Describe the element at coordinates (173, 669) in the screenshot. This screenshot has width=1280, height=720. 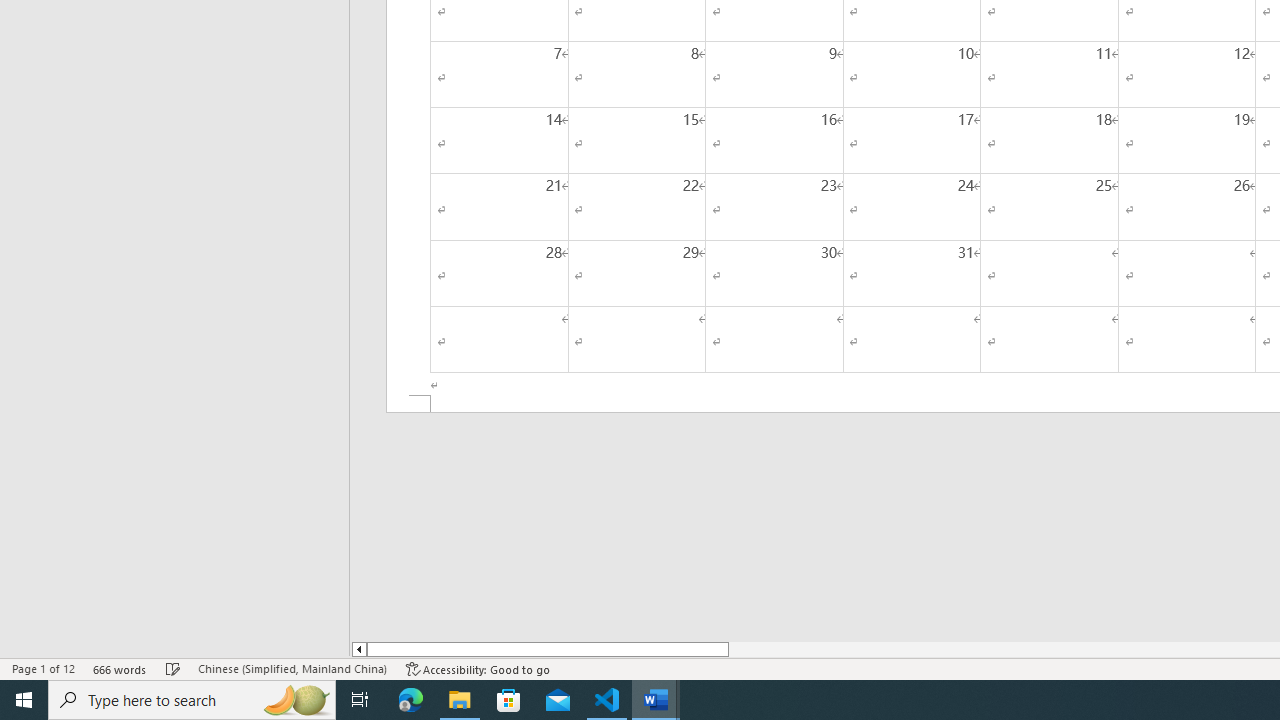
I see `'Spelling and Grammar Check Checking'` at that location.